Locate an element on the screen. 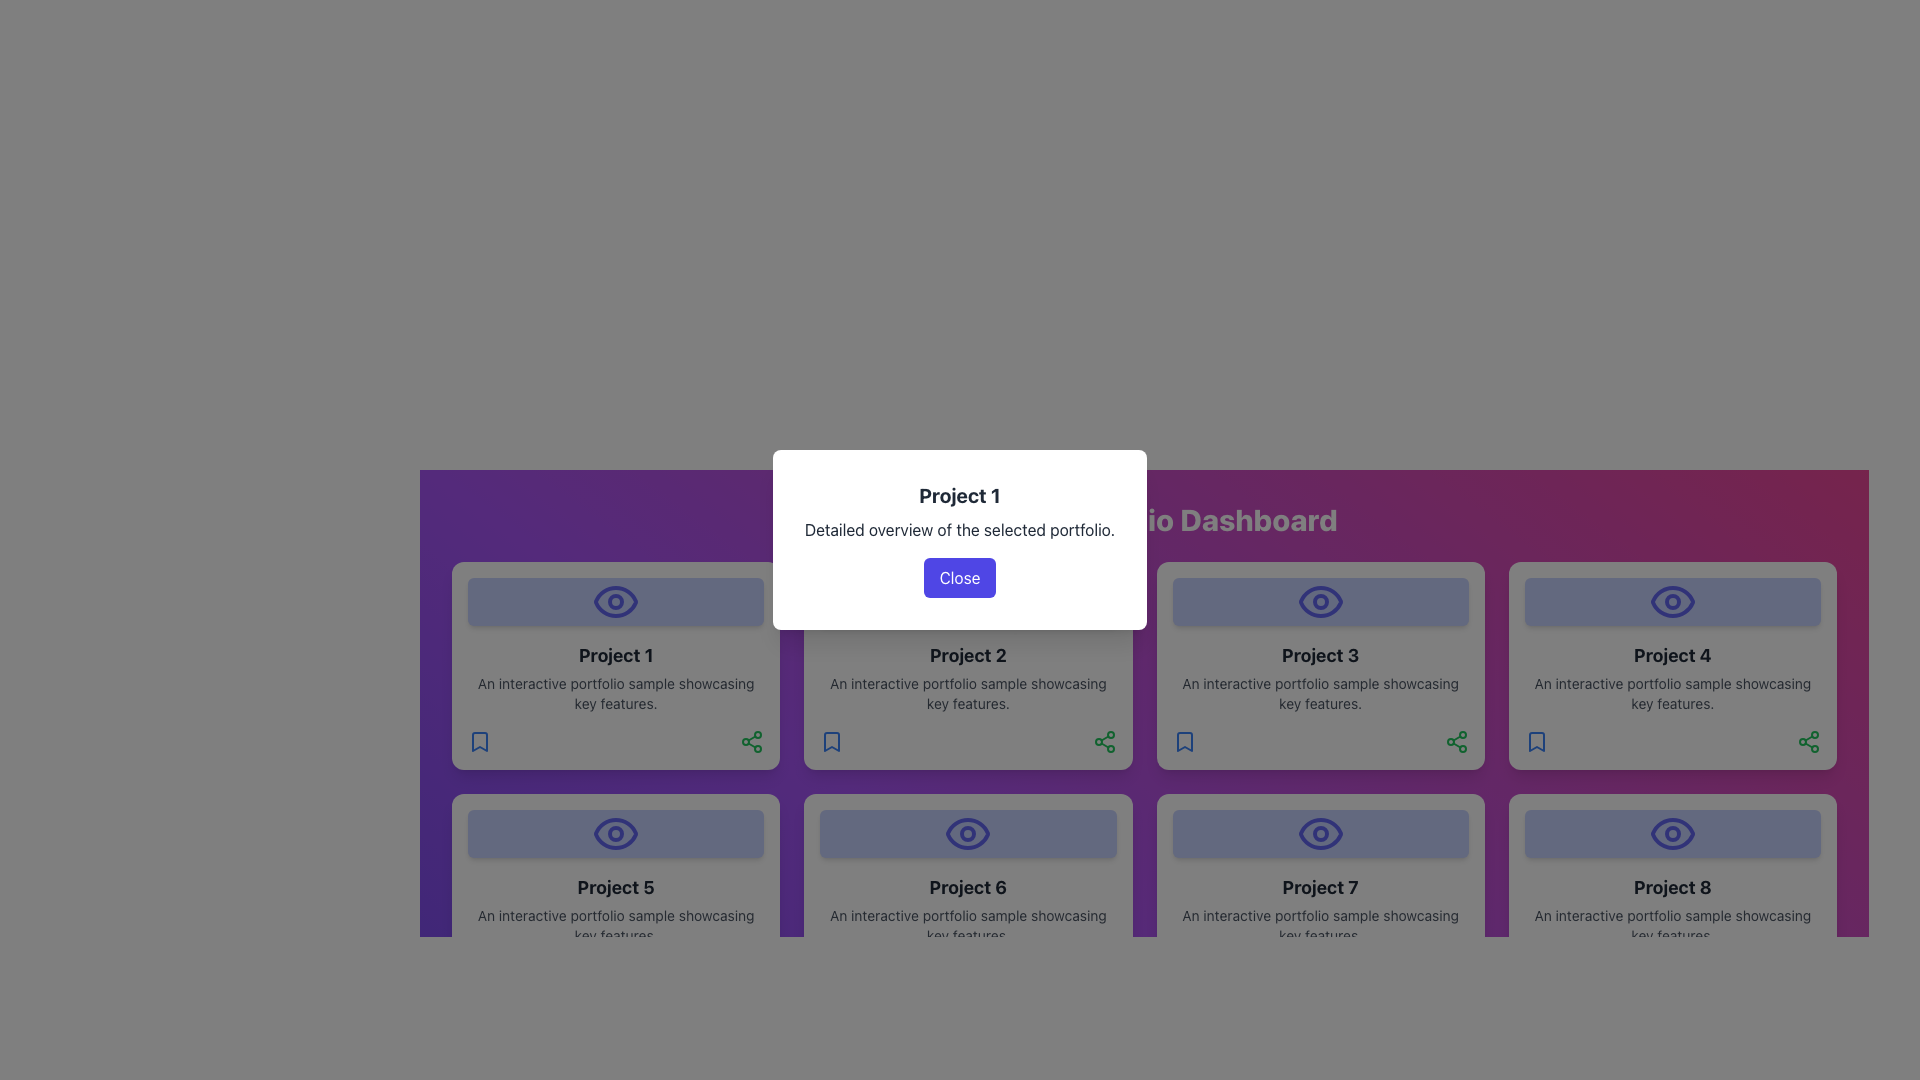  the indigo eye icon in the header section of the eighth card located in the bottom row of the grid layout is located at coordinates (1672, 833).